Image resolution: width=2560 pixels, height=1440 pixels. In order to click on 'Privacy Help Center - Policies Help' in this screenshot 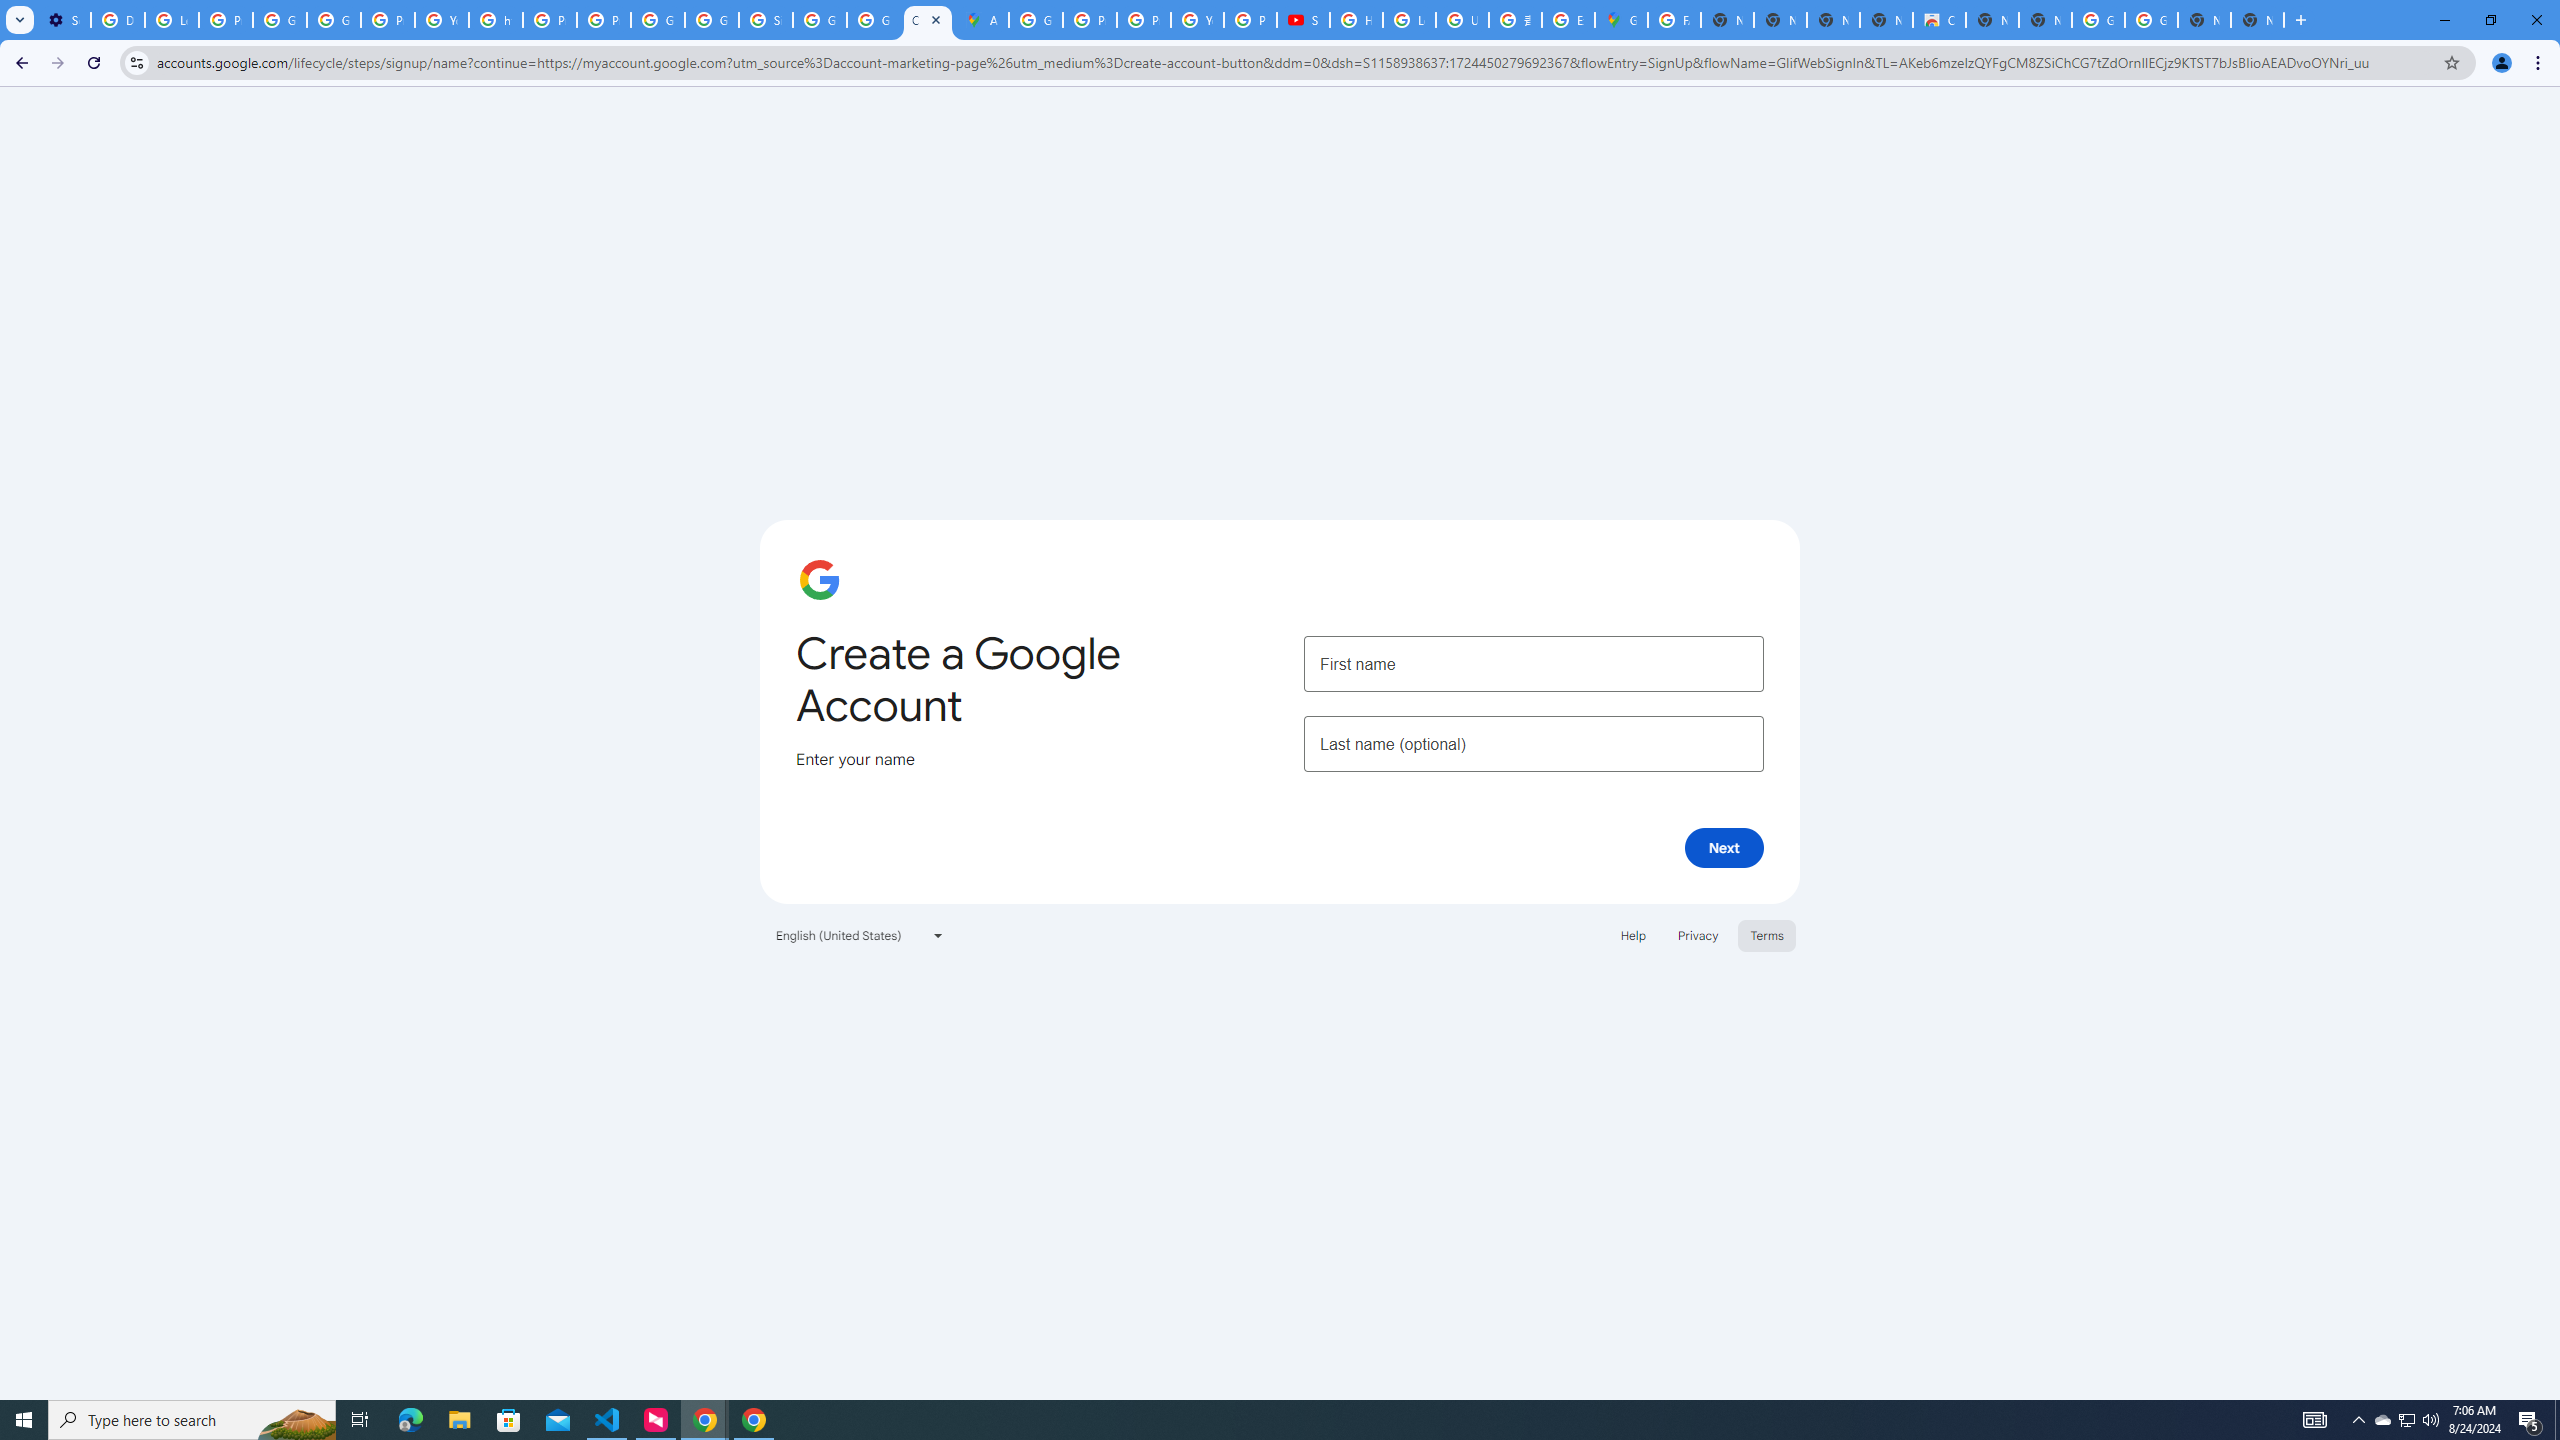, I will do `click(1089, 19)`.